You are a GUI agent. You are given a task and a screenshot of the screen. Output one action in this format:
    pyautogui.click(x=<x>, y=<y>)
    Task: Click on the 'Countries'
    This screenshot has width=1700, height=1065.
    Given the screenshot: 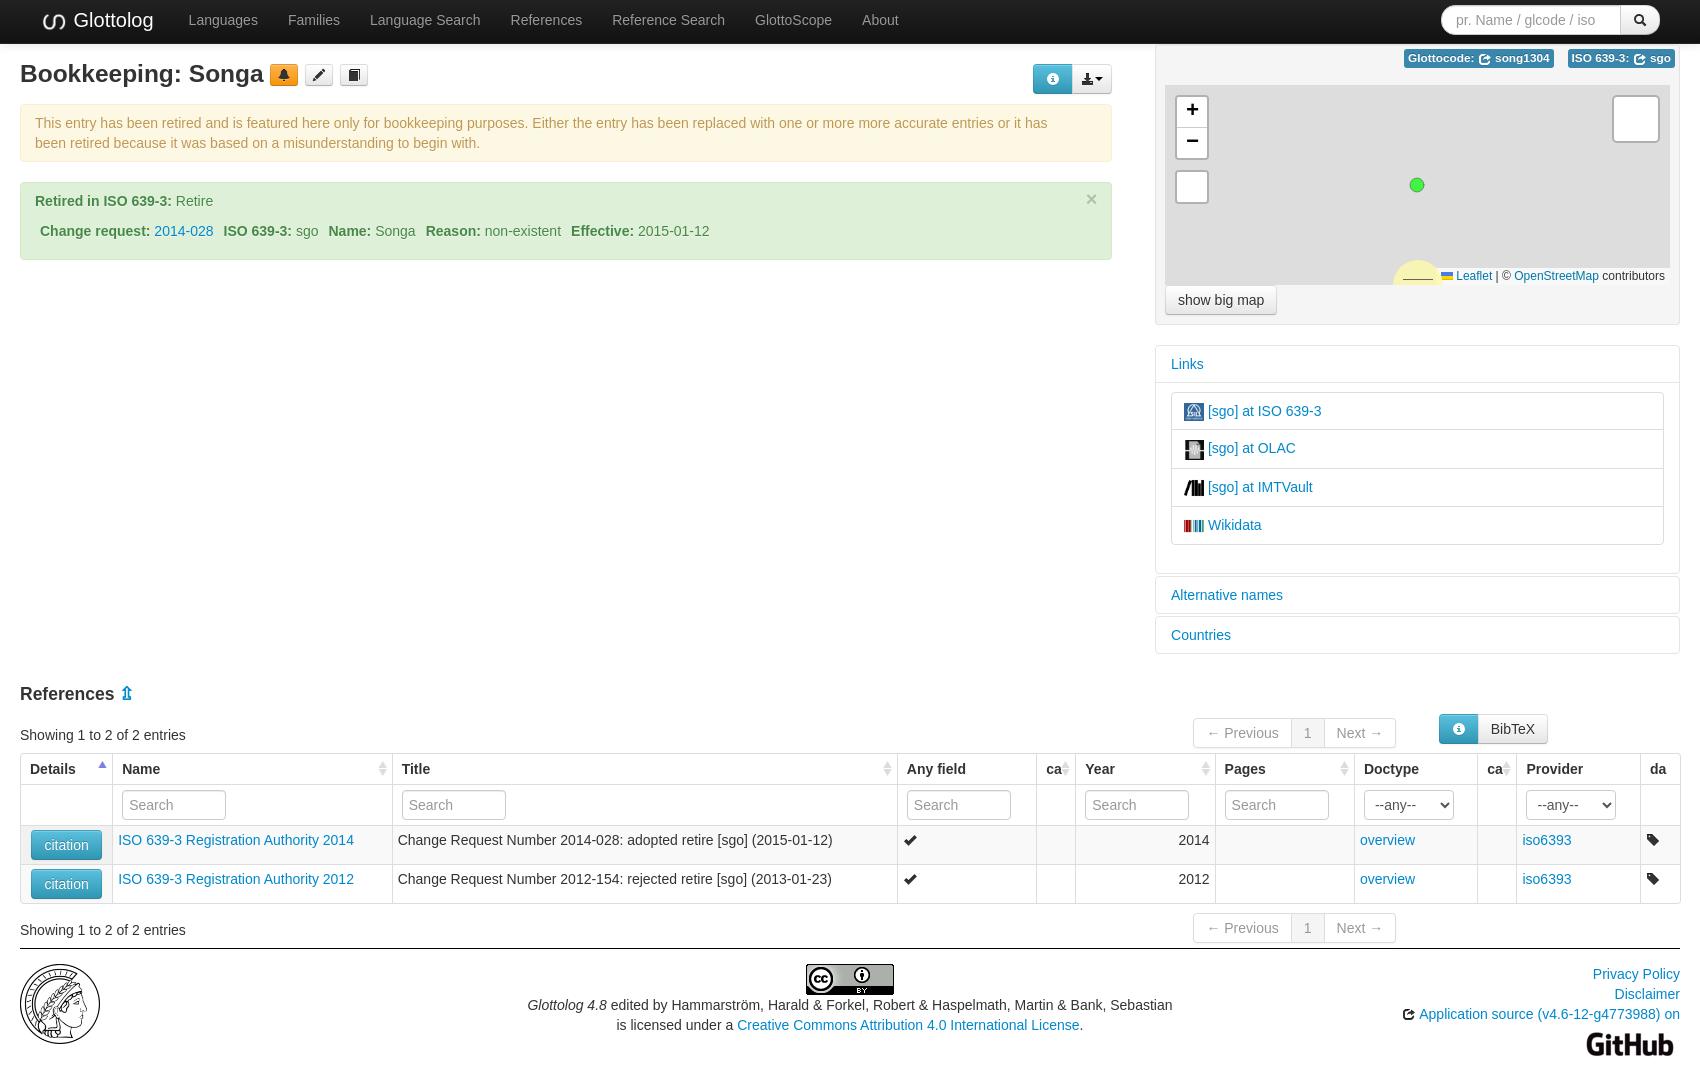 What is the action you would take?
    pyautogui.click(x=1199, y=634)
    